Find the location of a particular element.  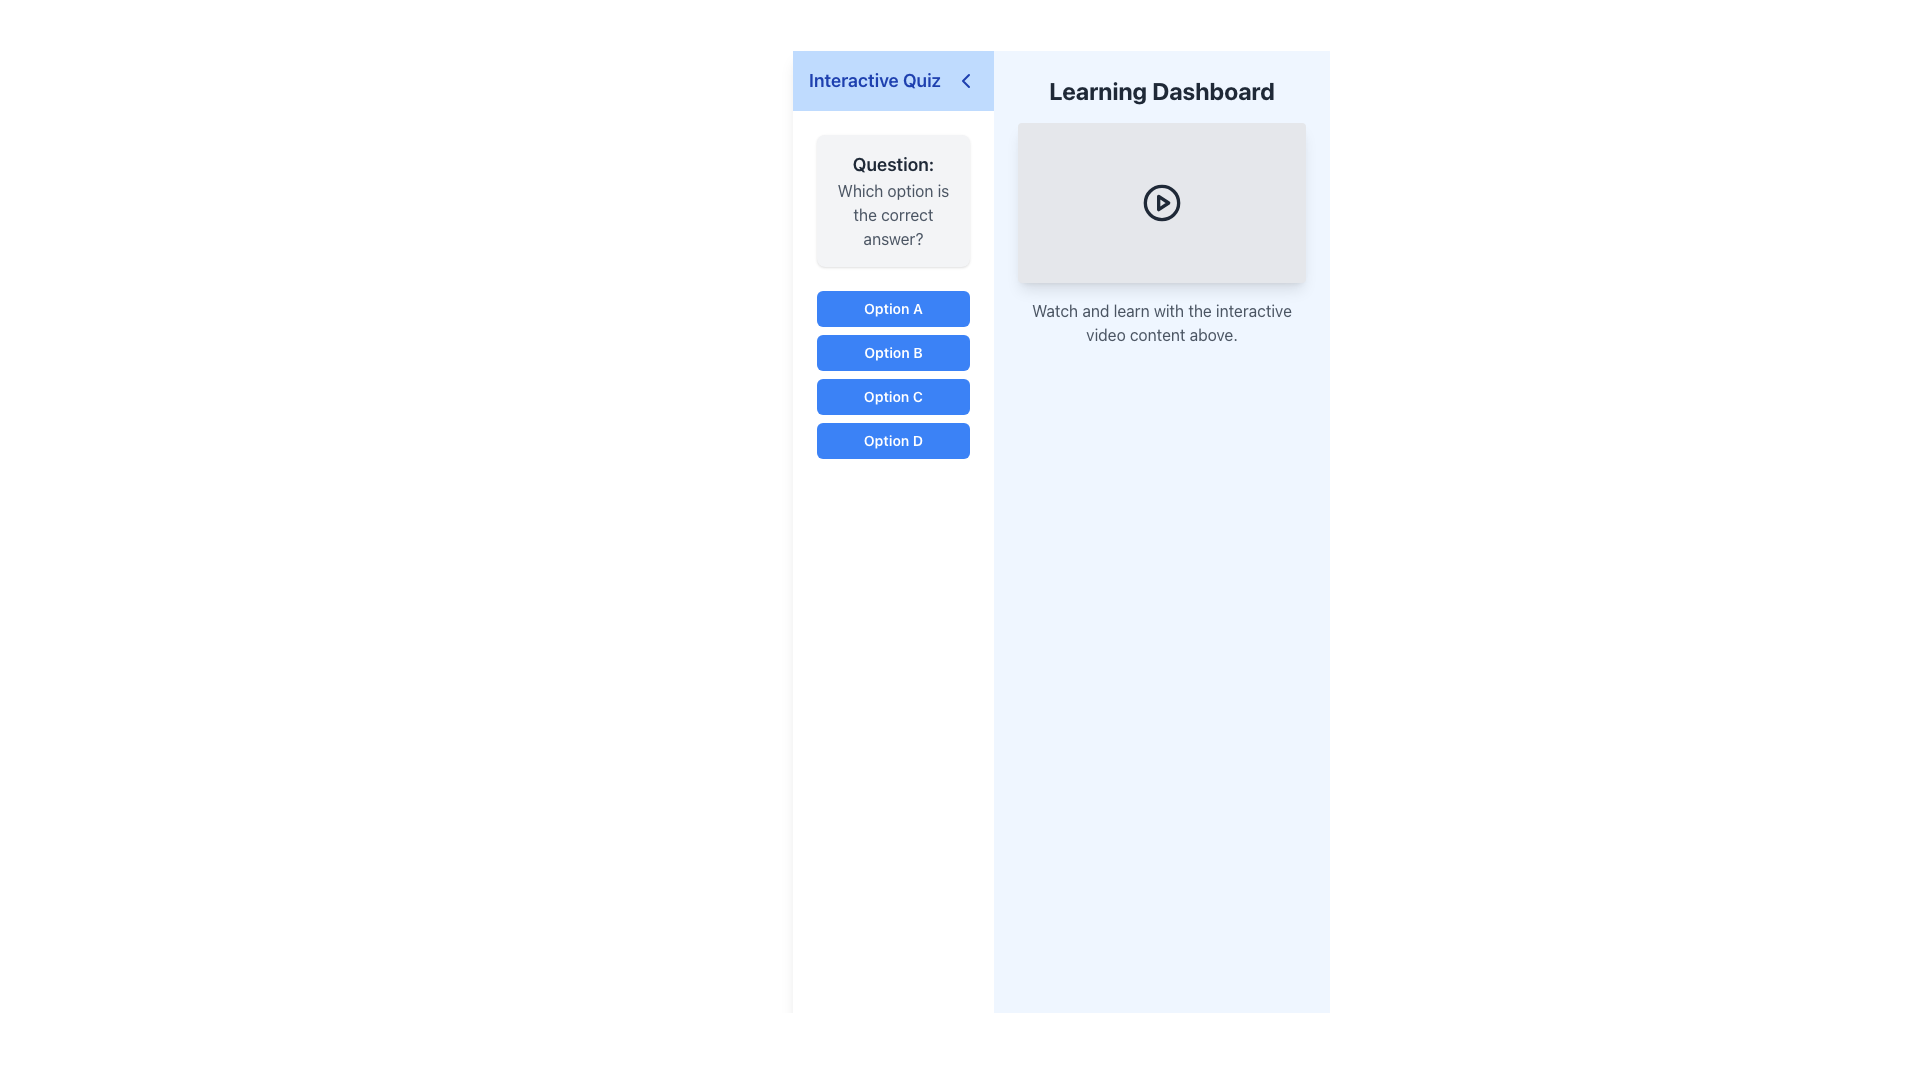

text from the Text Label that serves as a heading for the content below, located above the video placeholder section in the right portion of the interface is located at coordinates (1161, 91).